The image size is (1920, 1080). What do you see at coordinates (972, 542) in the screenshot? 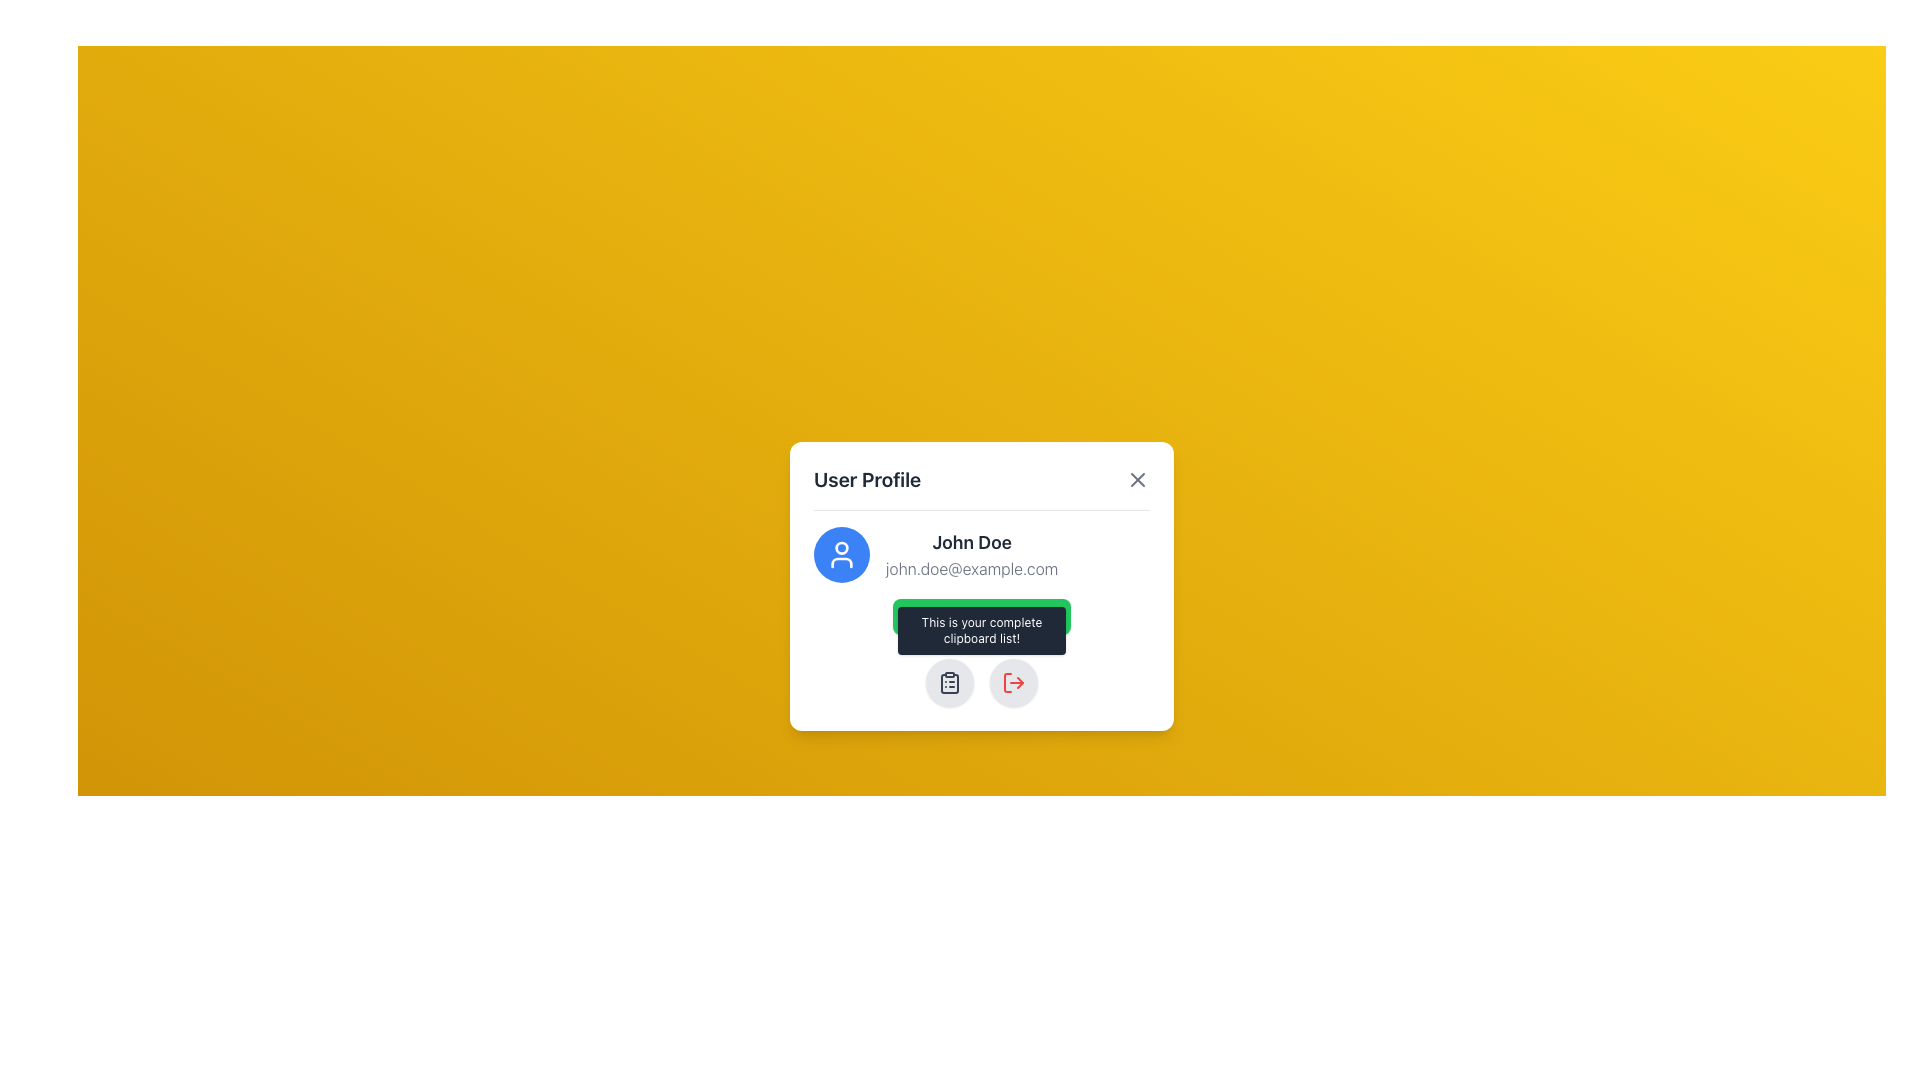
I see `the text label displaying 'John Doe' in bold font within the 'User Profile' modal, located below the heading and to the right of the user avatar icon` at bounding box center [972, 542].